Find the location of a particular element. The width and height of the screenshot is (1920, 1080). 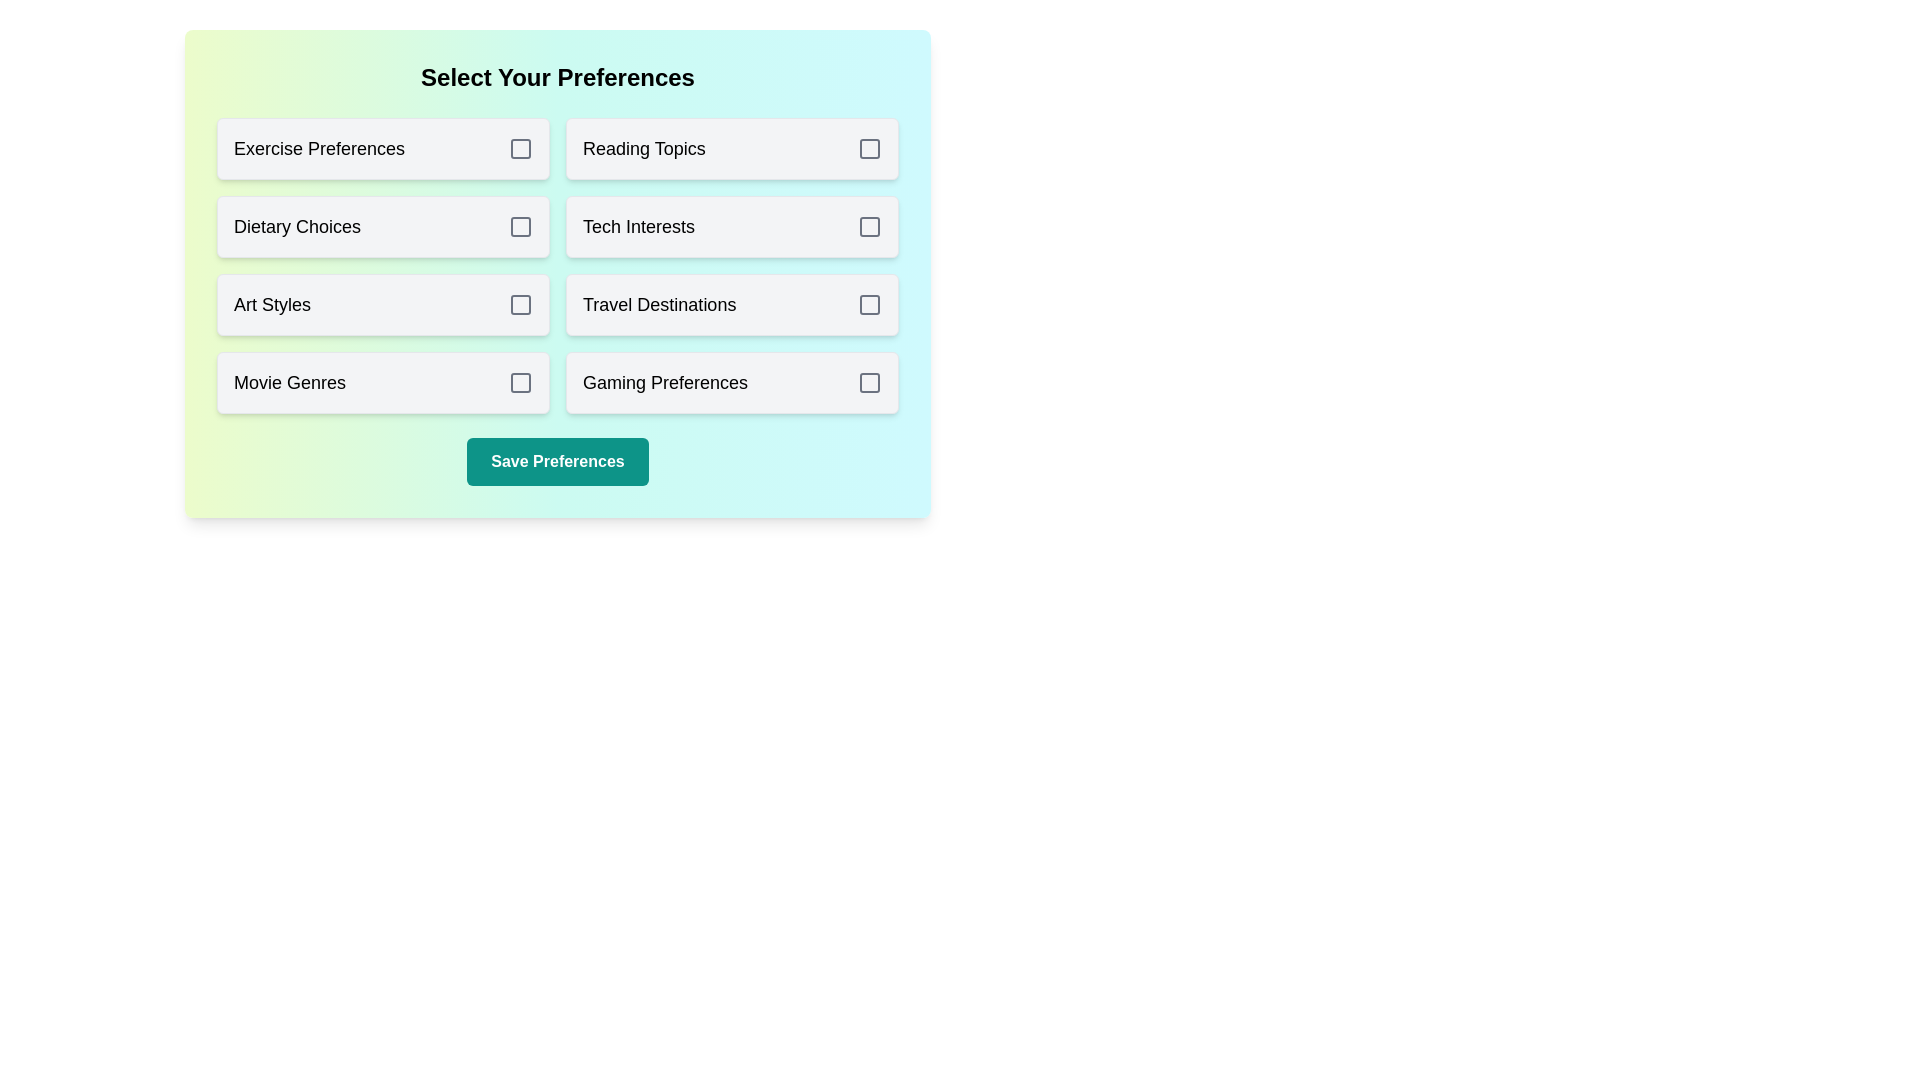

the option Exercise Preferences to observe its hover effect is located at coordinates (383, 148).